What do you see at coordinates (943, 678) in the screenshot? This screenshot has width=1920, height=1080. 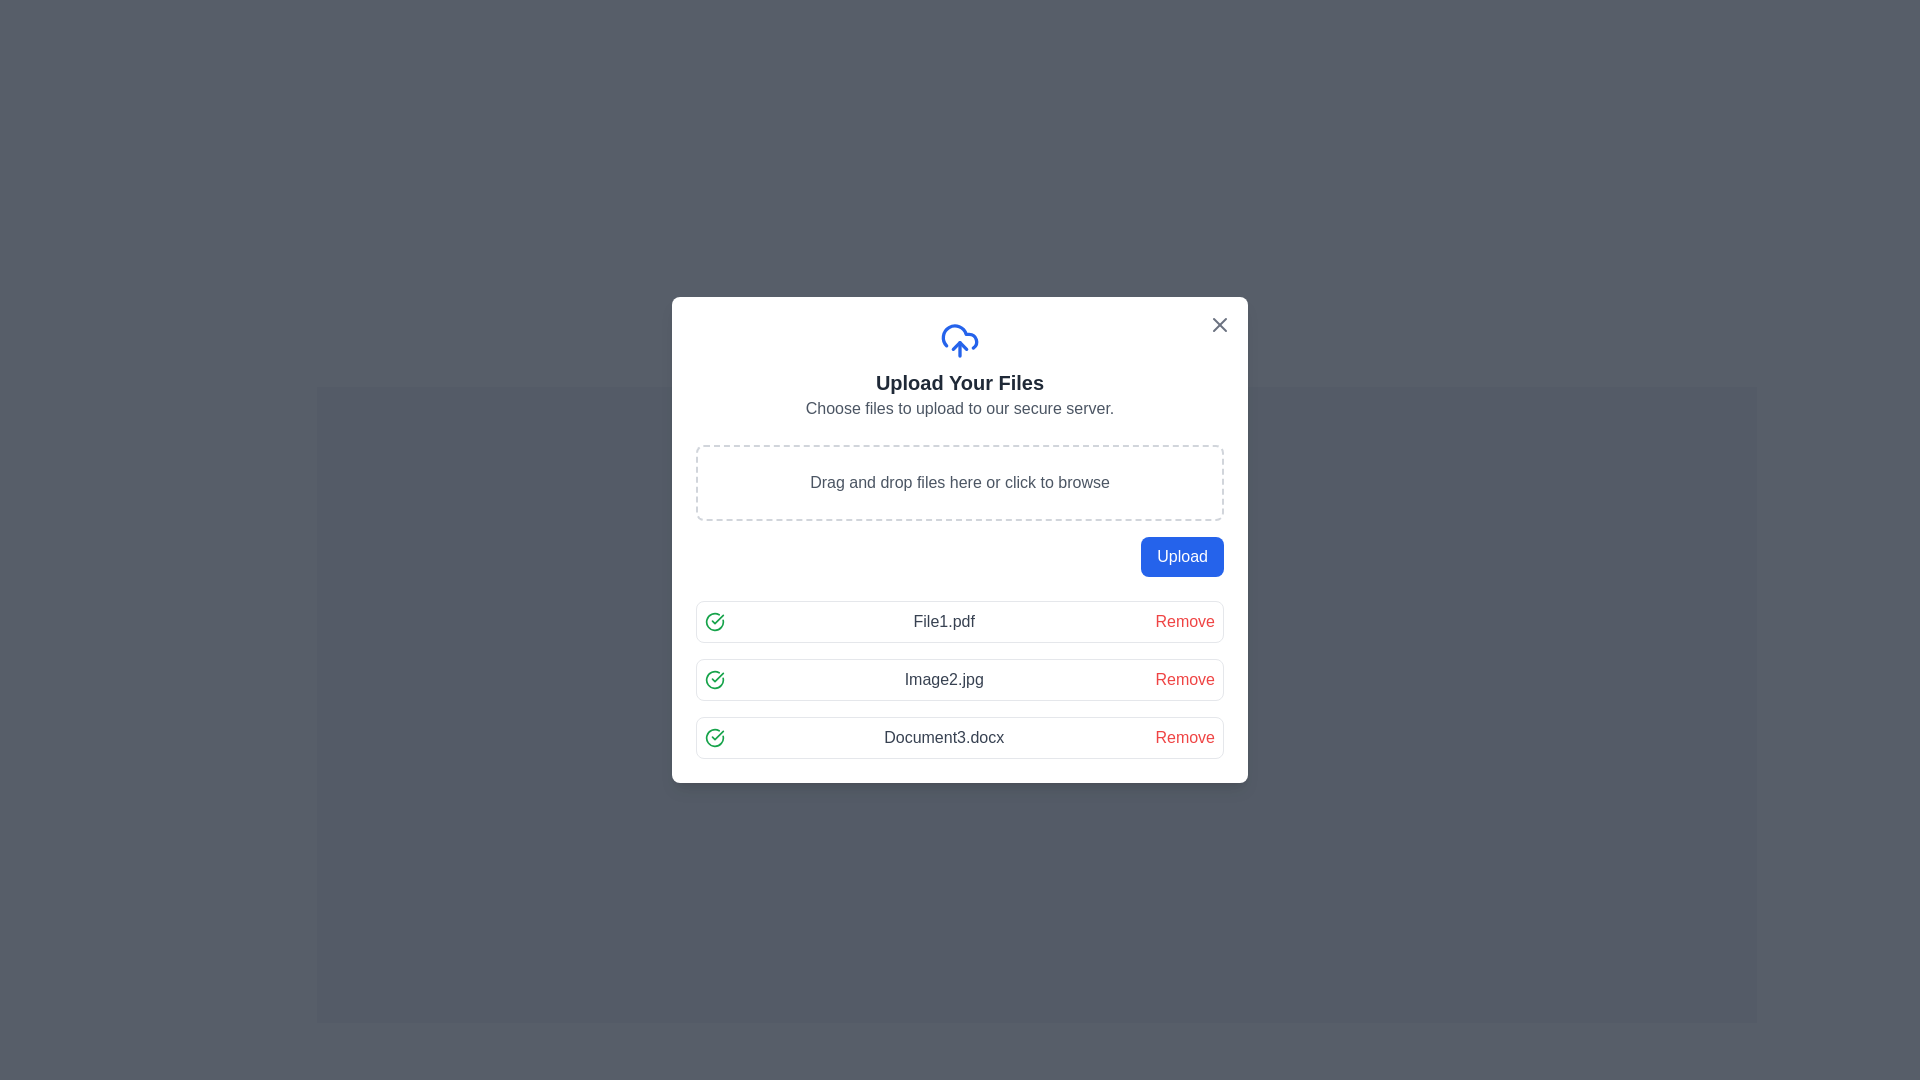 I see `the filename 'Image2.jpg' label located in the second entry of the vertical list of uploaded files` at bounding box center [943, 678].